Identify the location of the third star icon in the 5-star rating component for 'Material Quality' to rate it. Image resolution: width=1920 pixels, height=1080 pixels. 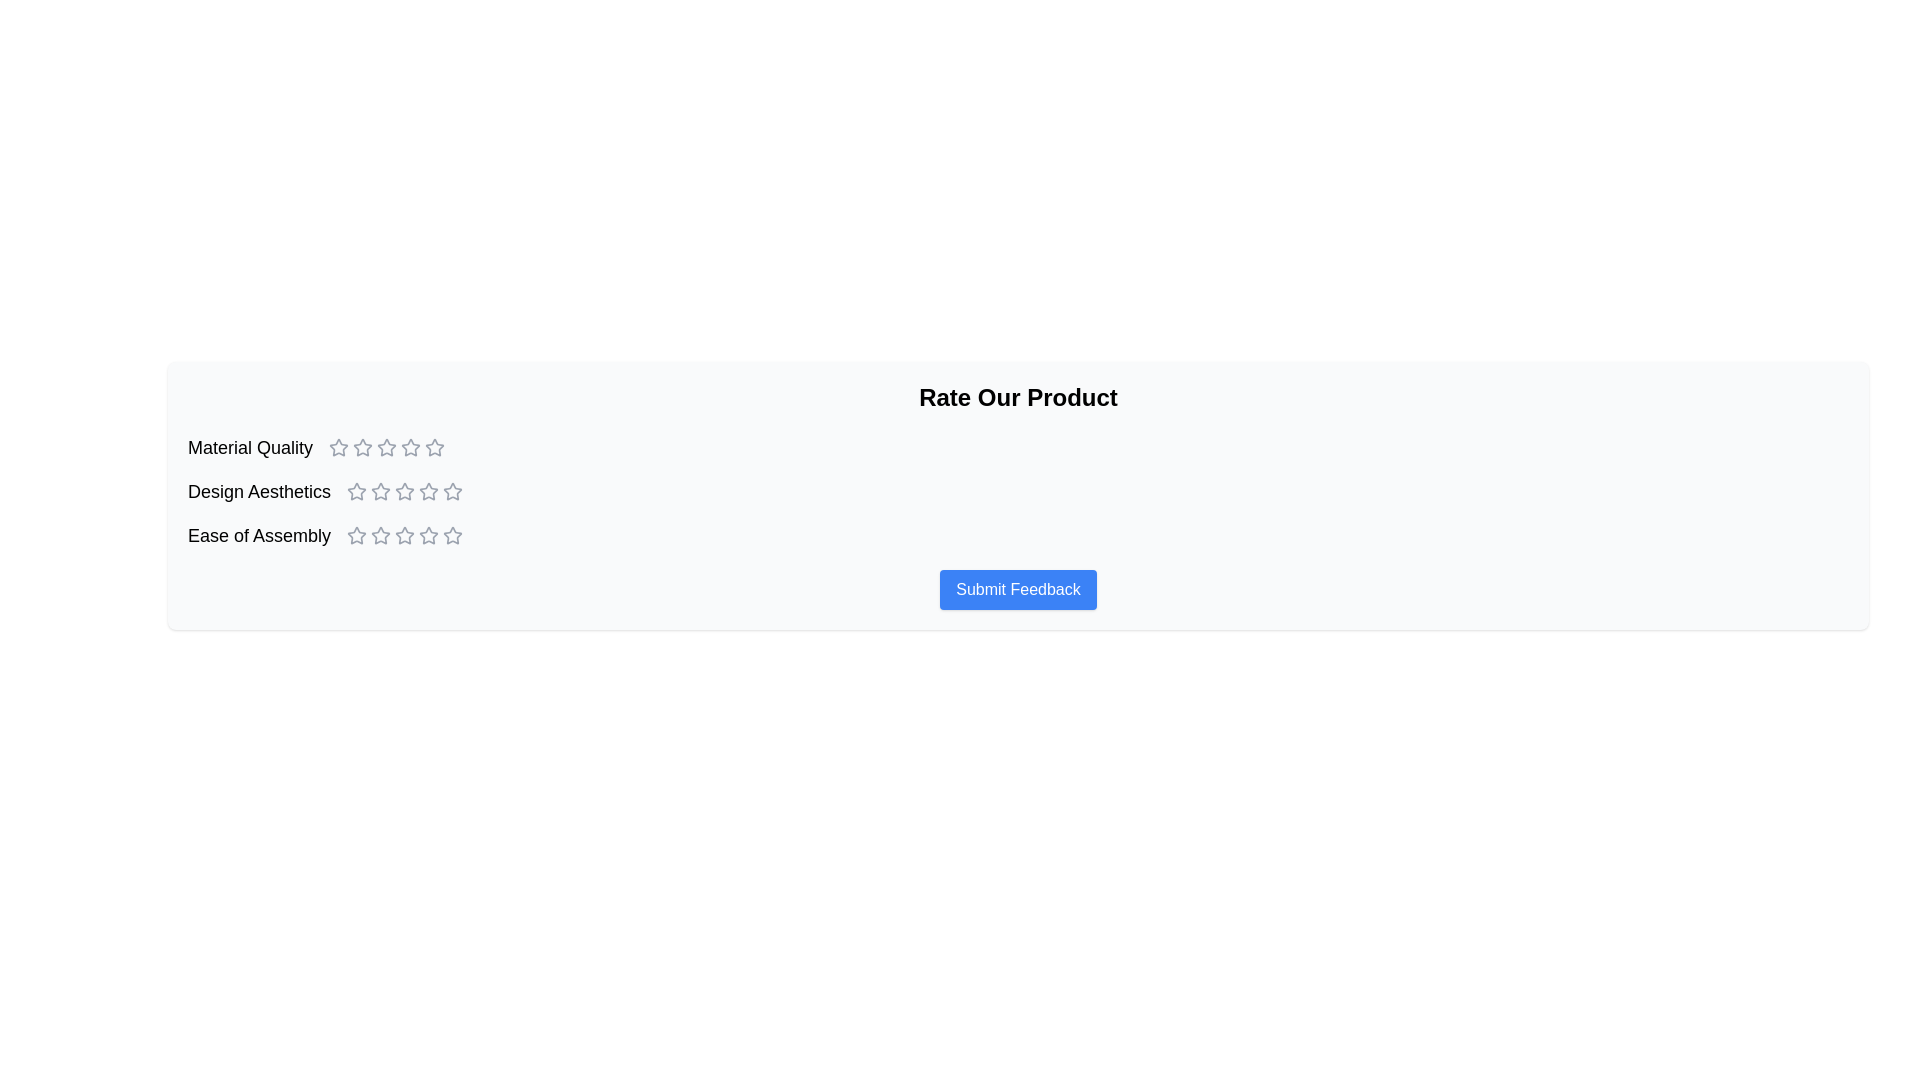
(387, 446).